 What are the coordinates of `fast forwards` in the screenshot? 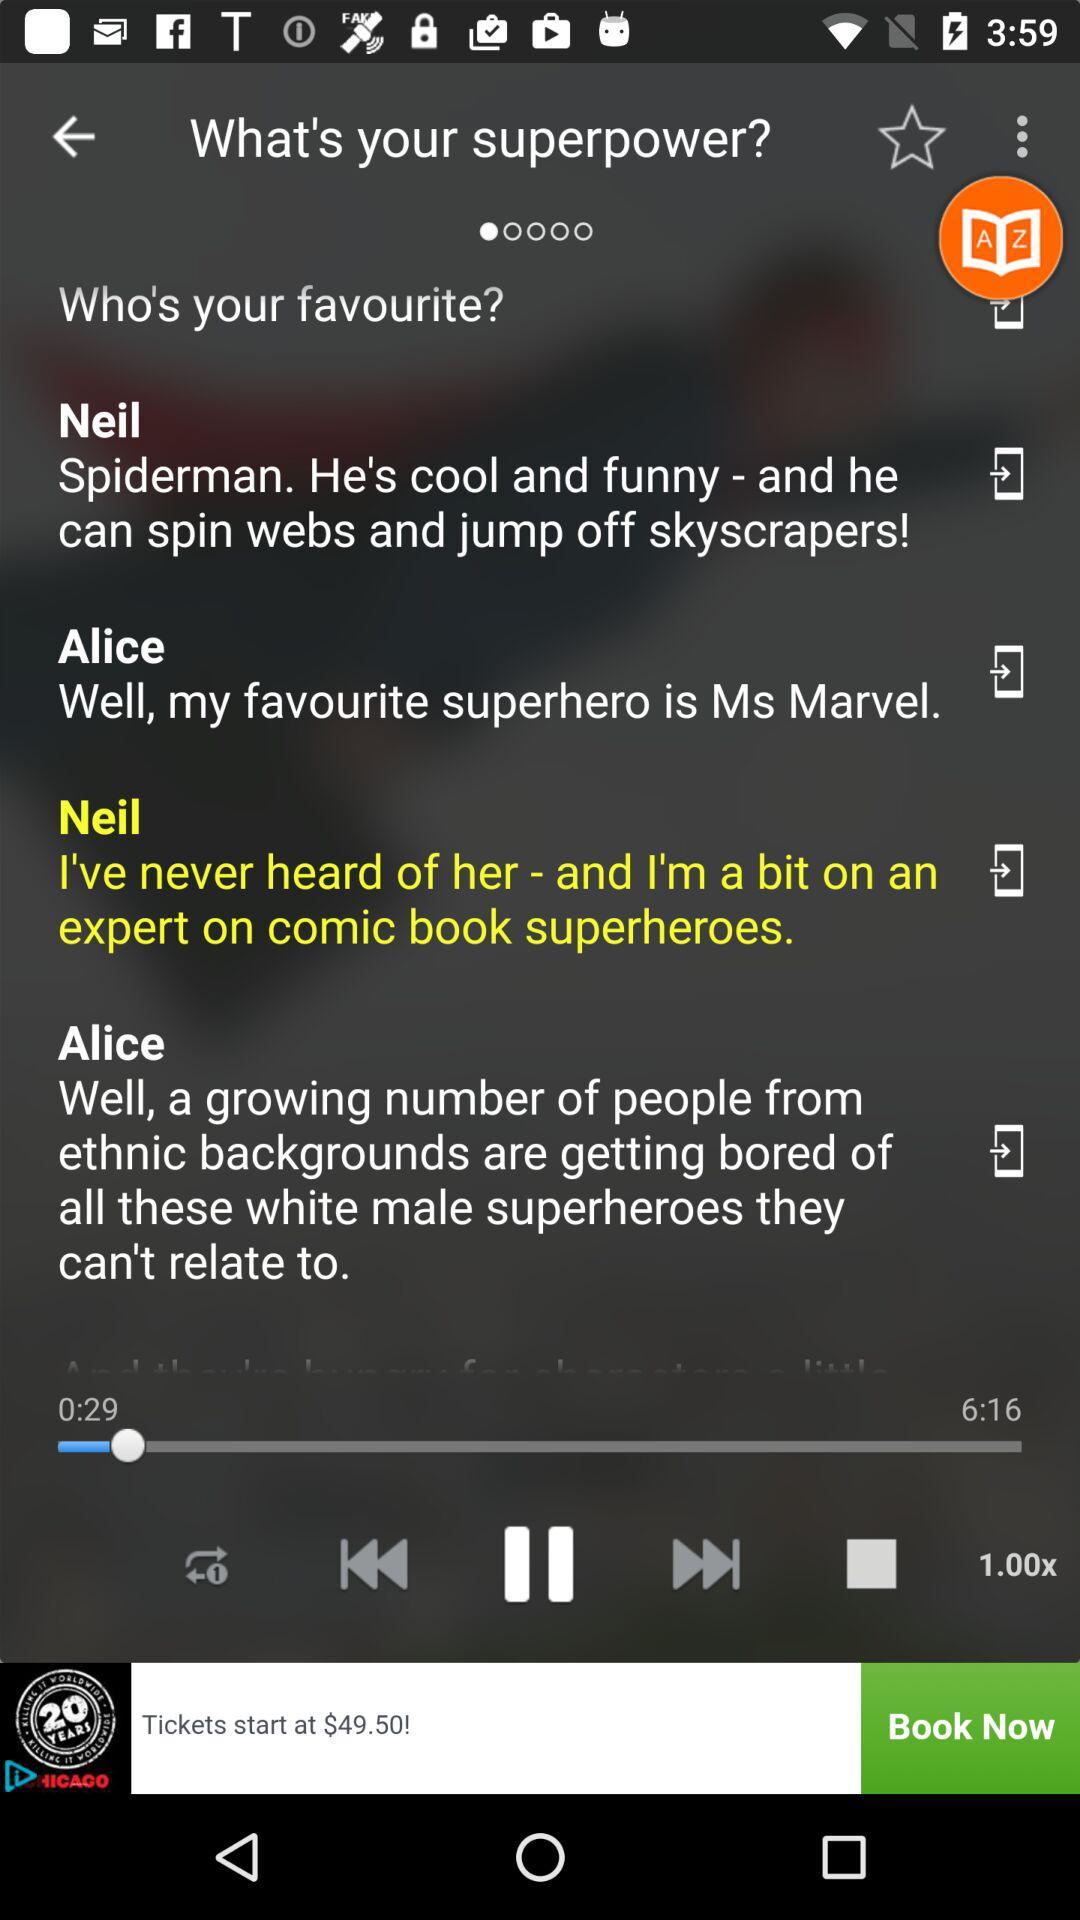 It's located at (704, 1562).